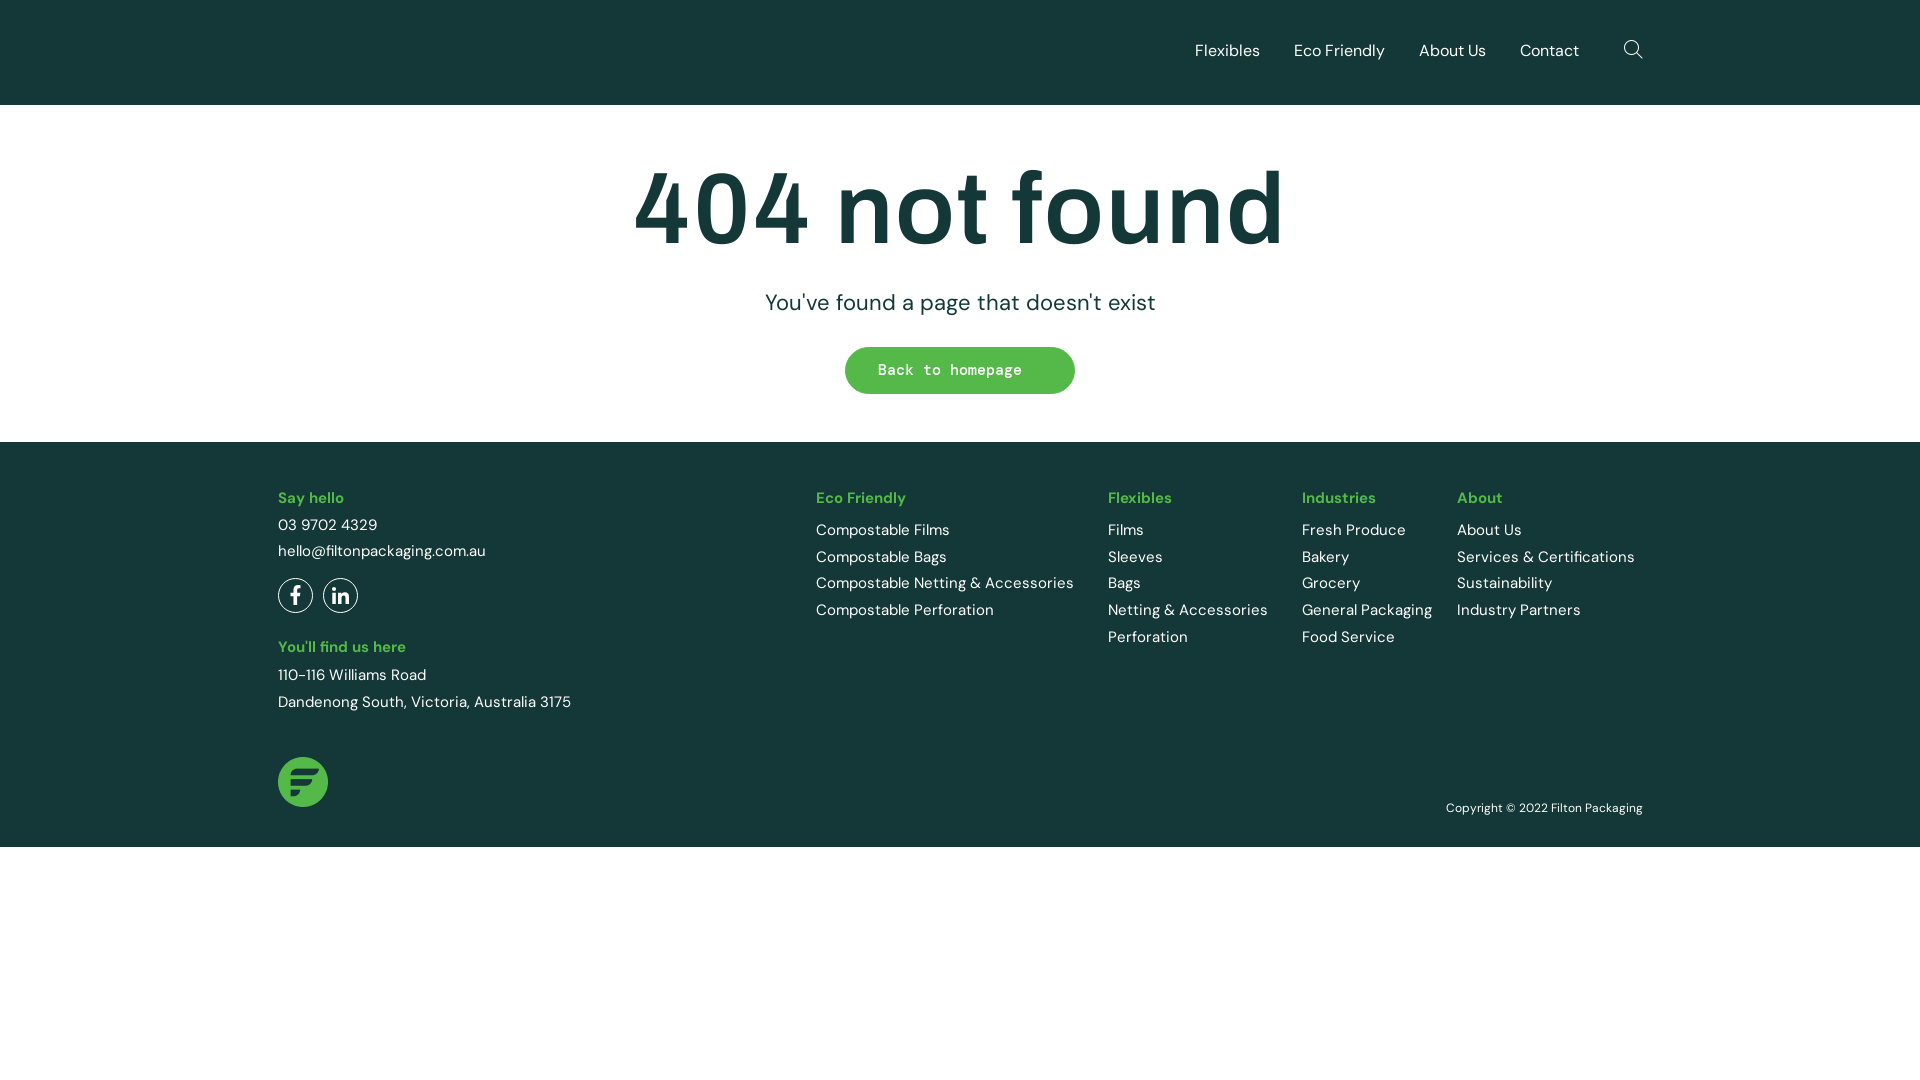  Describe the element at coordinates (904, 608) in the screenshot. I see `'Compostable Perforation'` at that location.